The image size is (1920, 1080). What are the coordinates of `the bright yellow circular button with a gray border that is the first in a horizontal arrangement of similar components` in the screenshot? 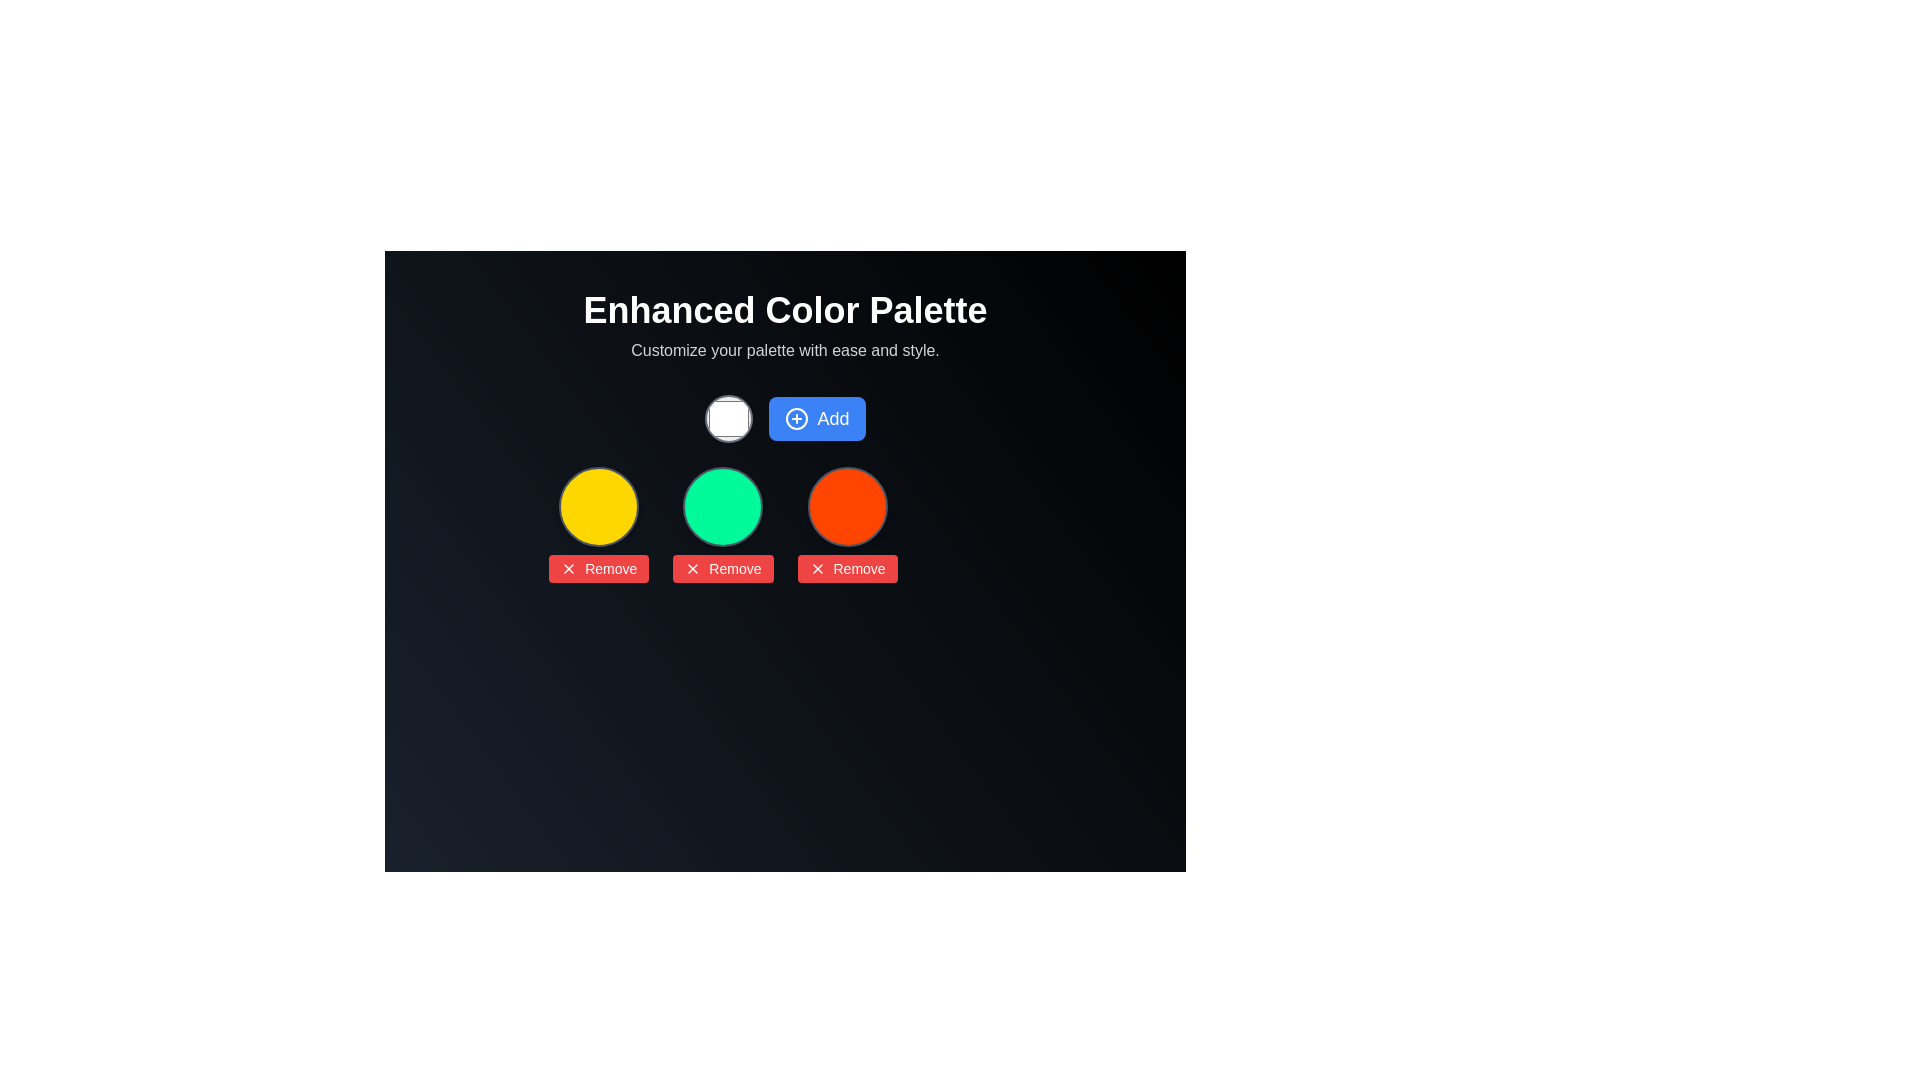 It's located at (598, 505).